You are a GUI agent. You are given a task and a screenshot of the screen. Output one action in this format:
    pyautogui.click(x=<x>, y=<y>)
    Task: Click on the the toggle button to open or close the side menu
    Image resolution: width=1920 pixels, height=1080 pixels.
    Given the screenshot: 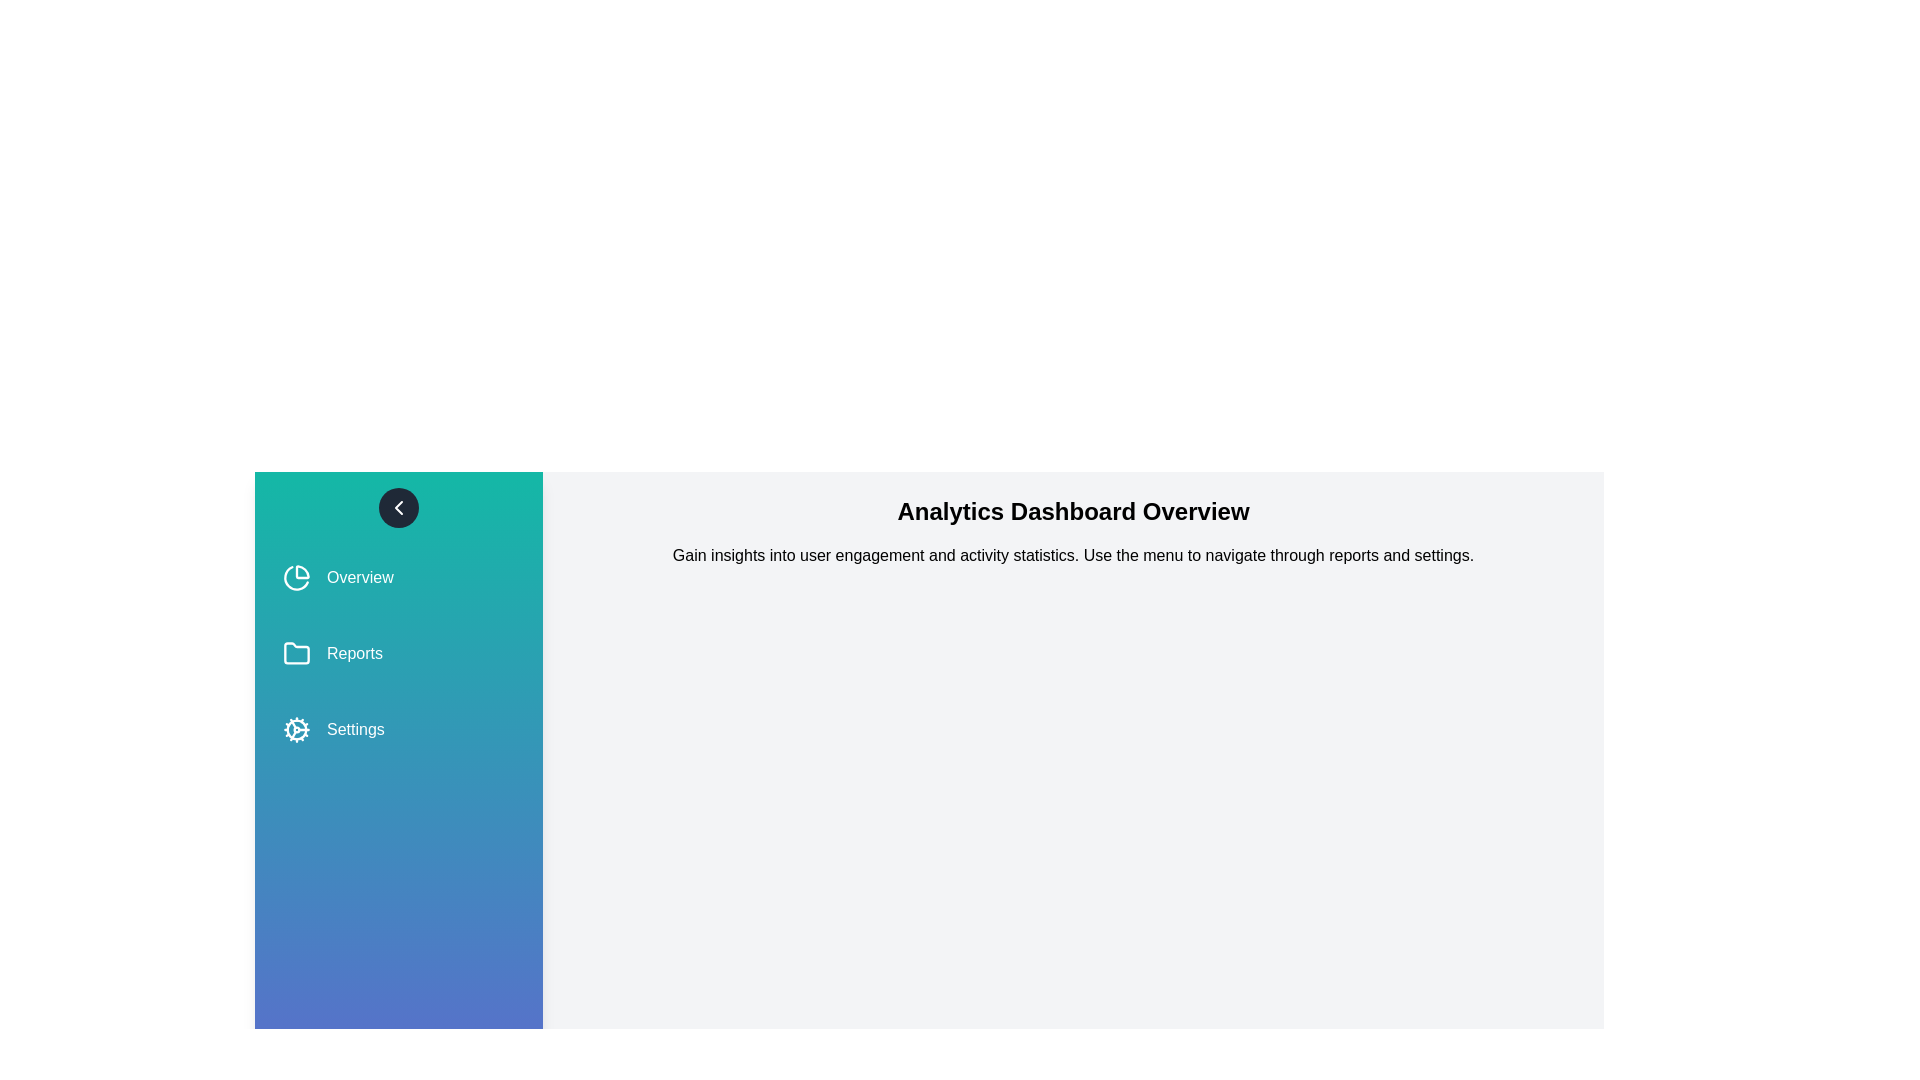 What is the action you would take?
    pyautogui.click(x=398, y=507)
    